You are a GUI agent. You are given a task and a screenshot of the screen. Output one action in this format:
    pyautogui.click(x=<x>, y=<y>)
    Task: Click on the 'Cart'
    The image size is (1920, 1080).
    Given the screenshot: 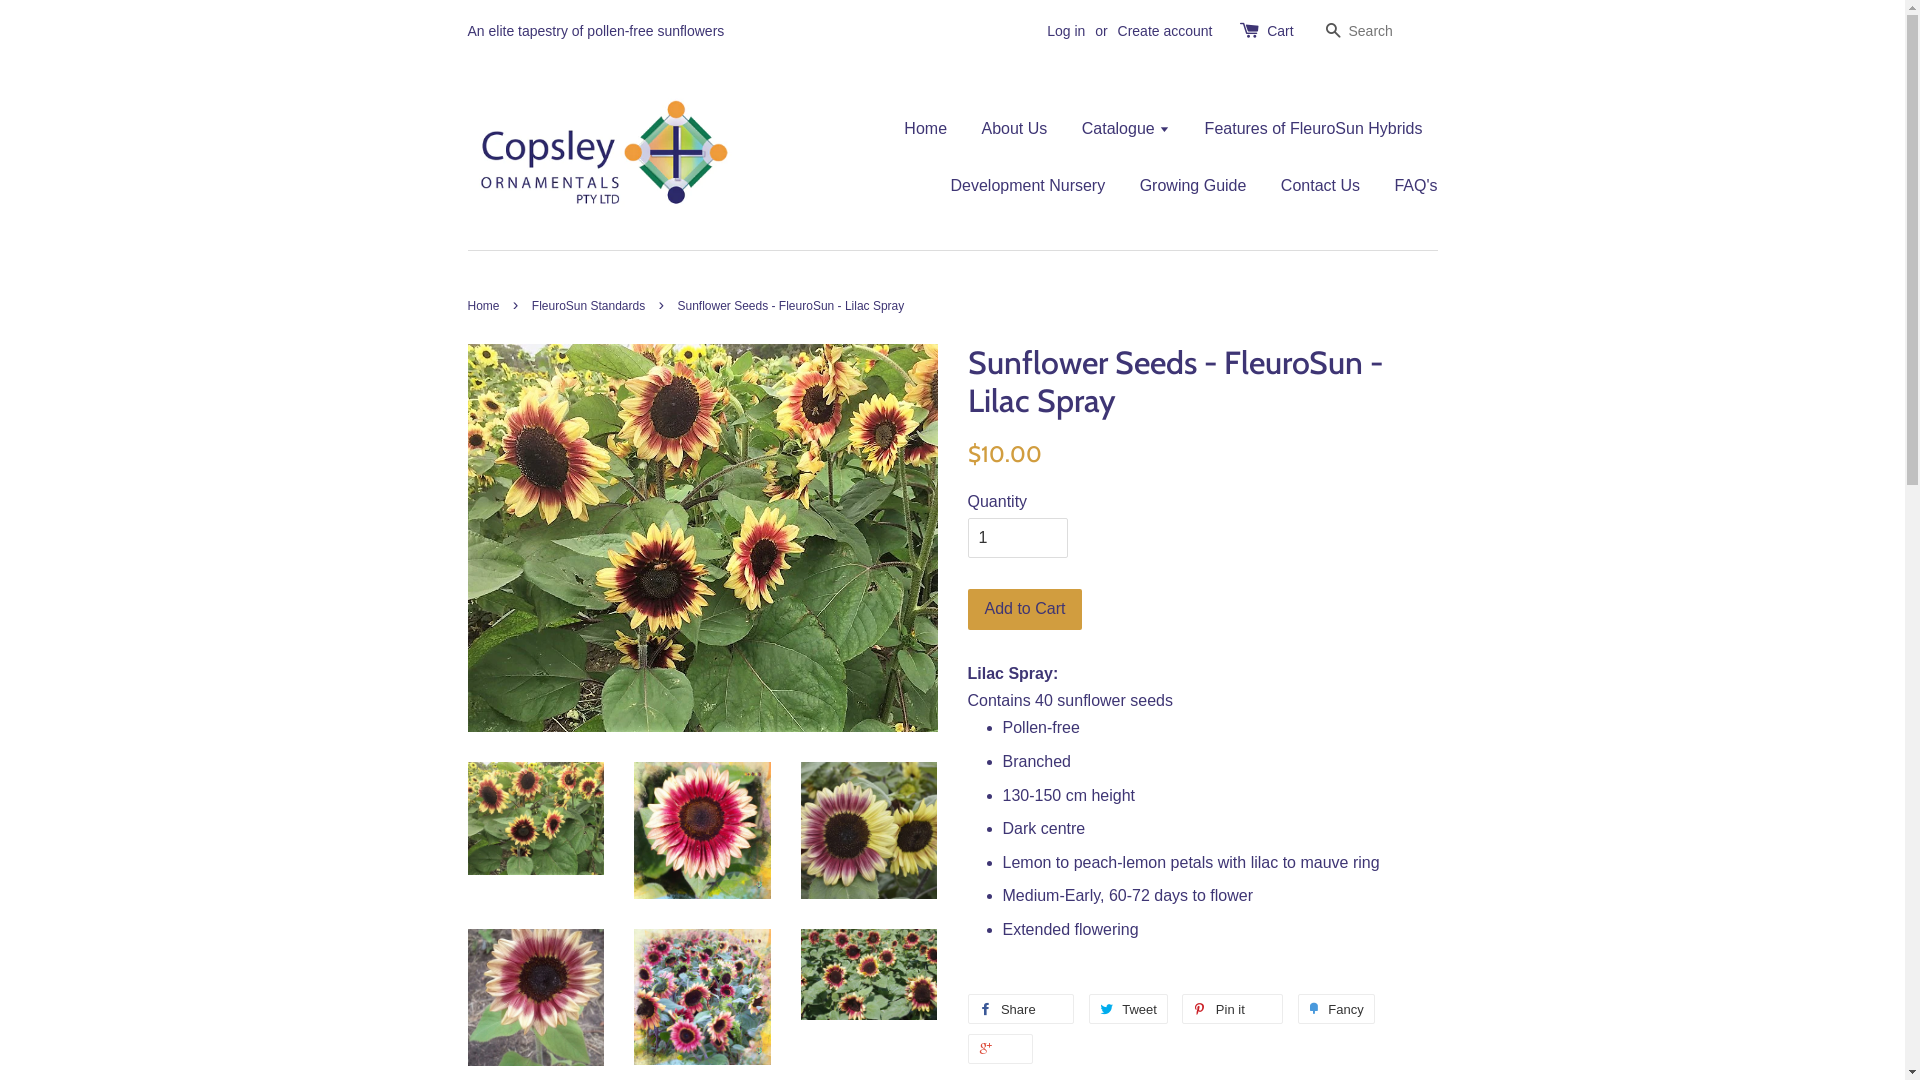 What is the action you would take?
    pyautogui.click(x=1266, y=31)
    